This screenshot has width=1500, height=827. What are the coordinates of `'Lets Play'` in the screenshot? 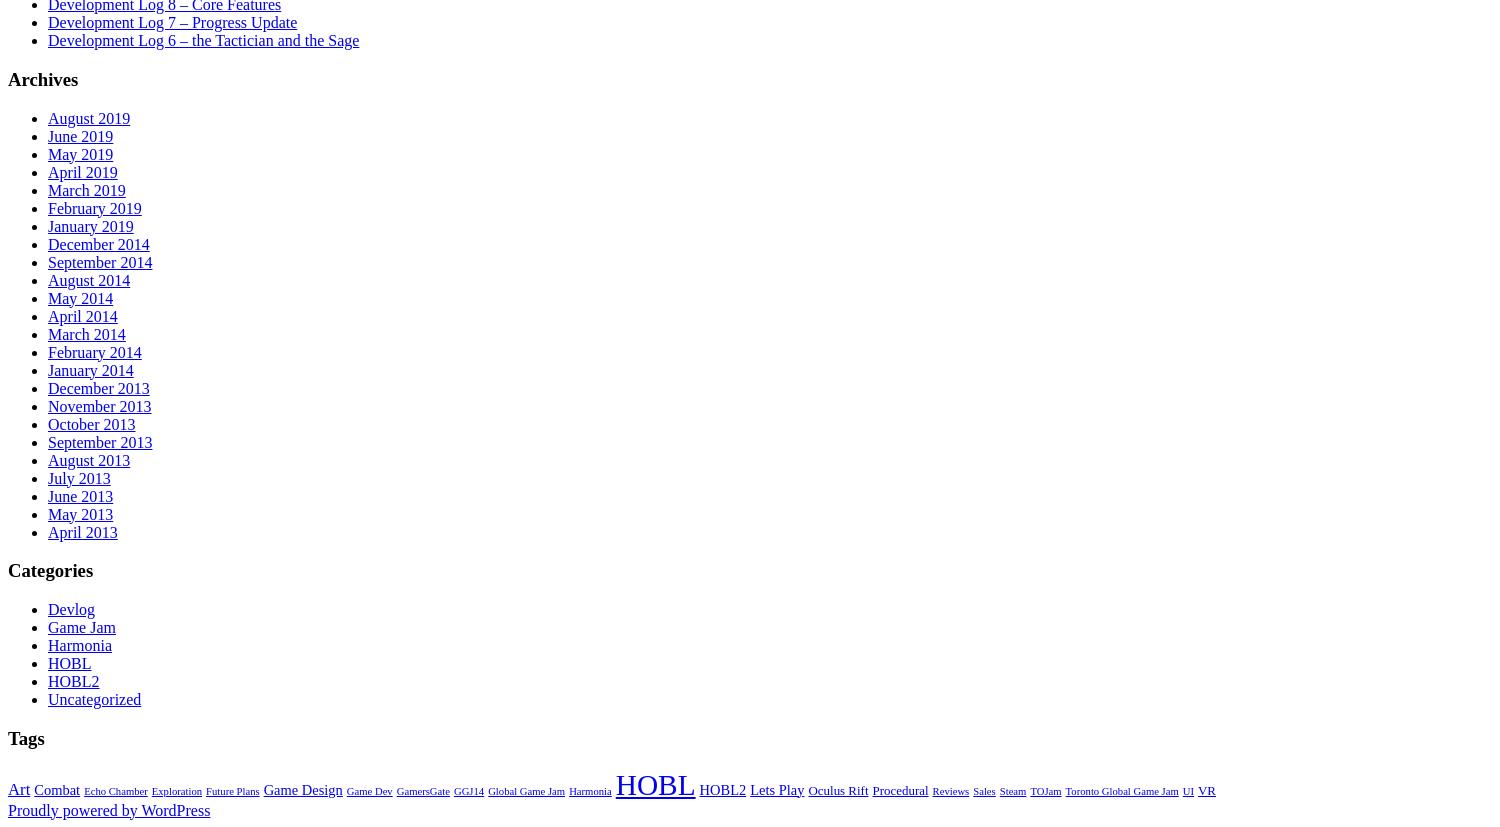 It's located at (777, 789).